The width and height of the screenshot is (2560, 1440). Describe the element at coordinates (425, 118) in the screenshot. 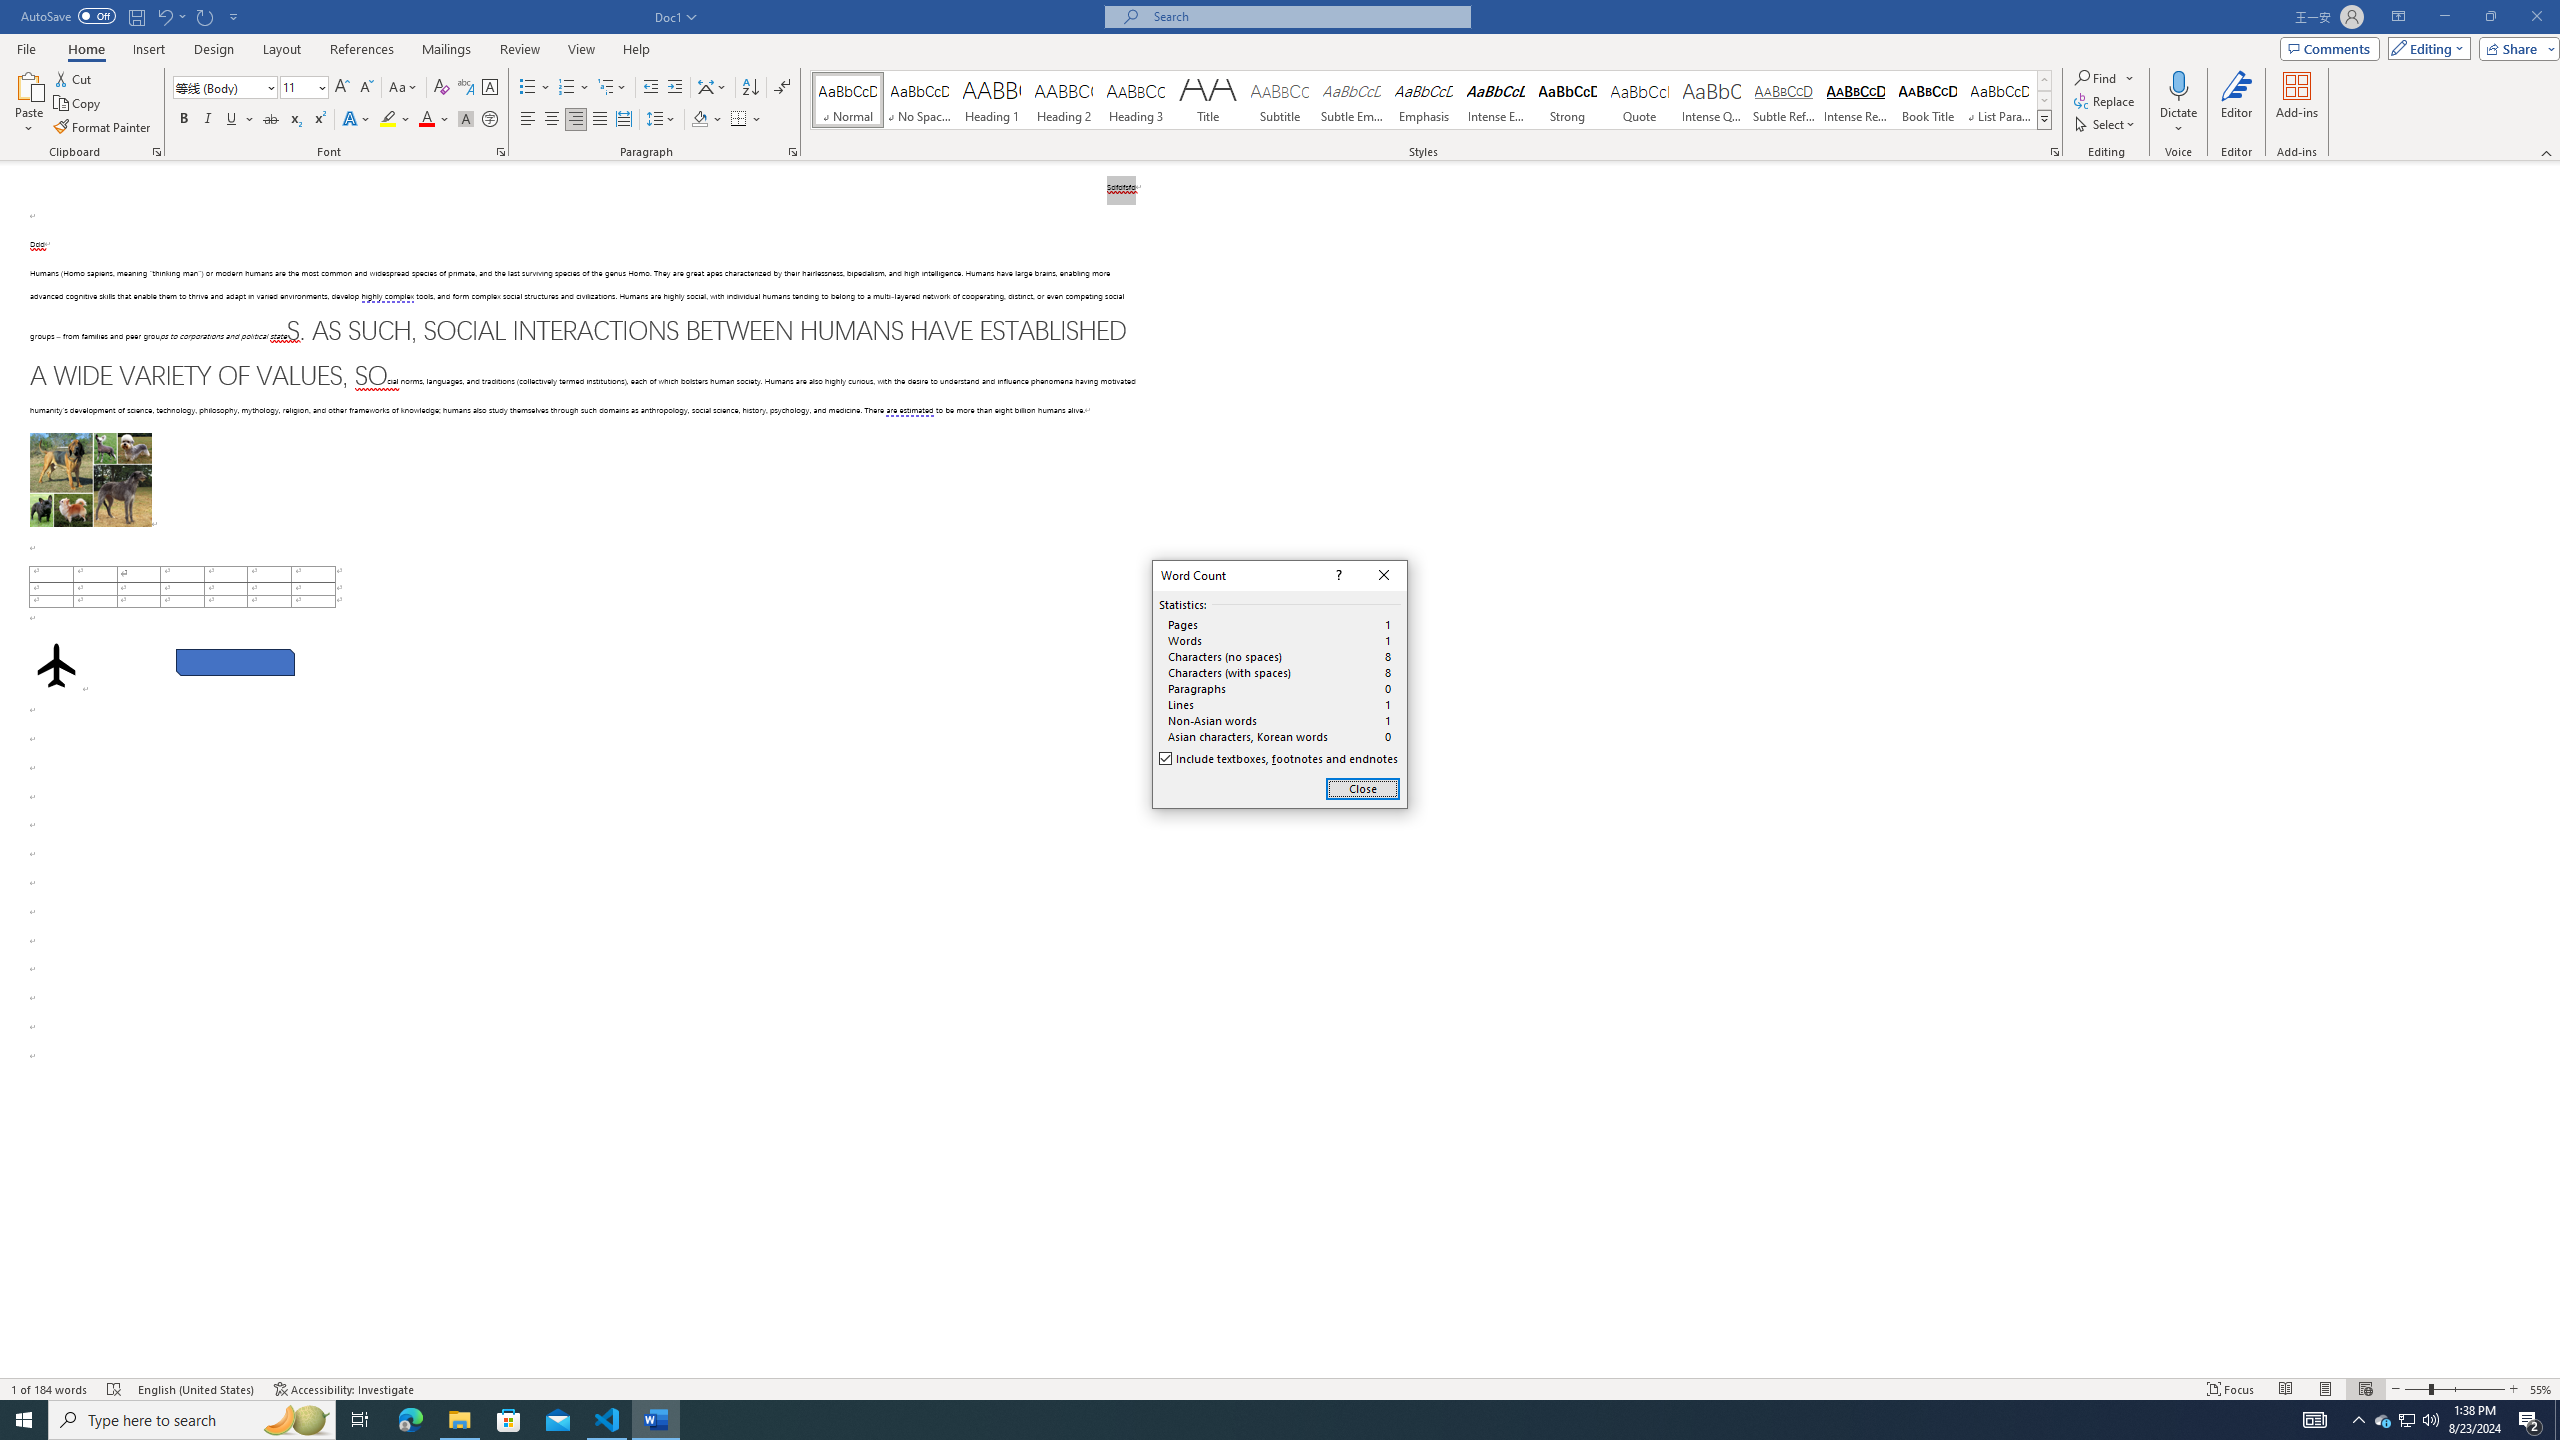

I see `'Font Color Red'` at that location.